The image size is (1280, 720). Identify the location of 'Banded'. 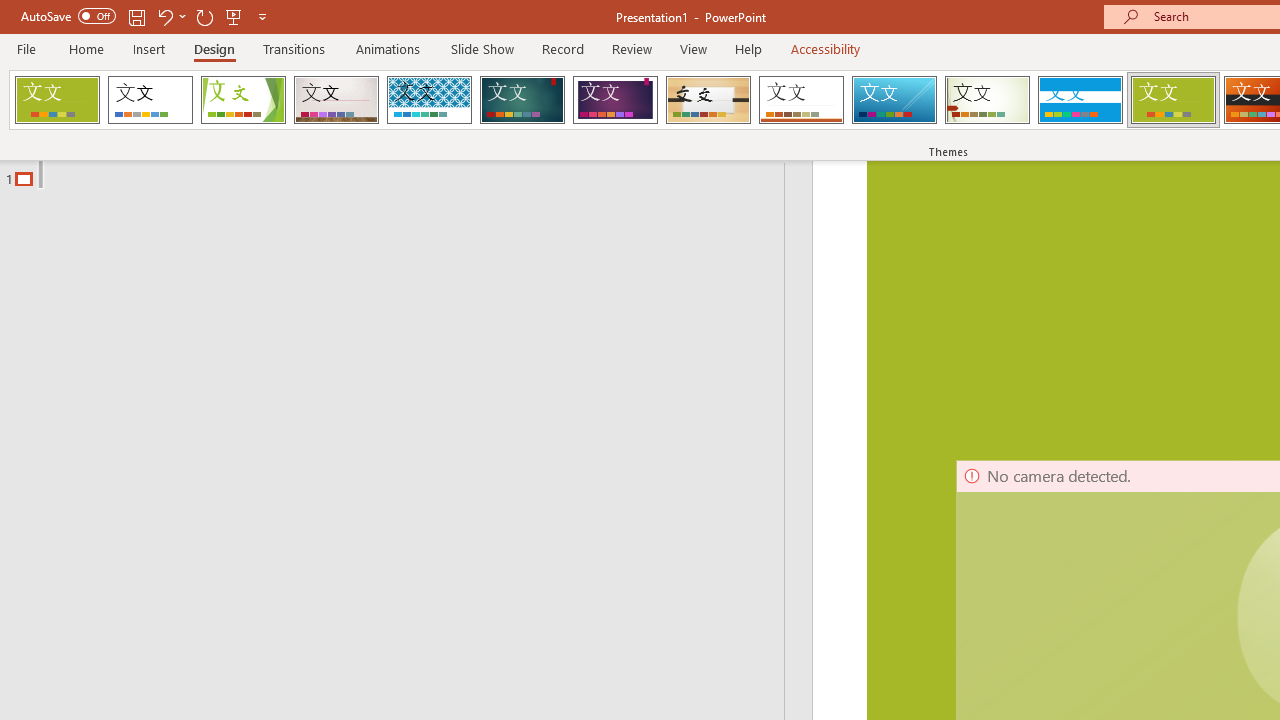
(1079, 100).